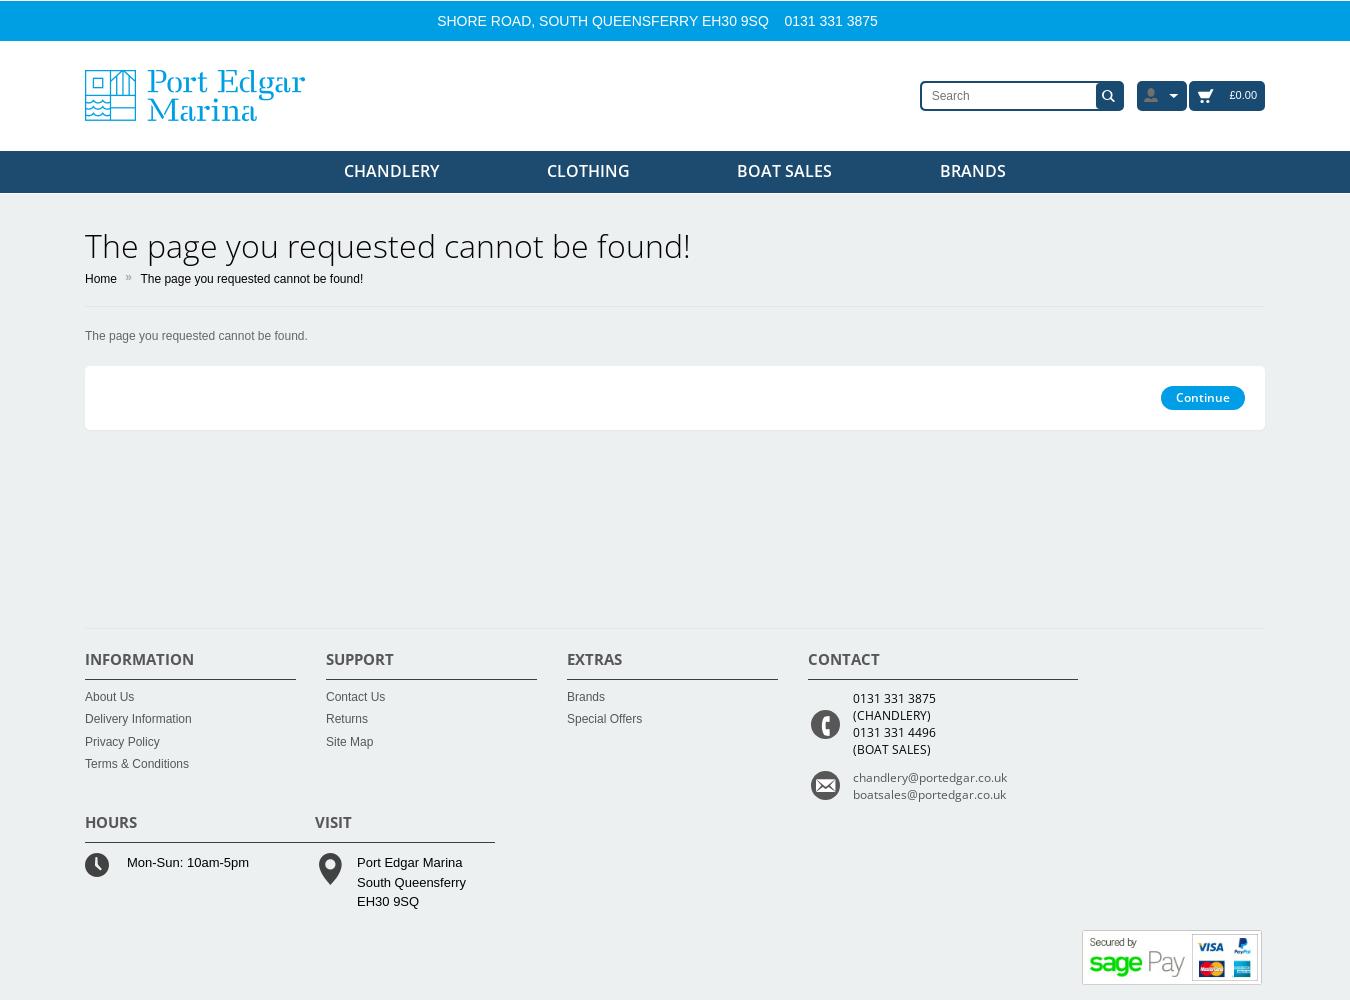  Describe the element at coordinates (346, 718) in the screenshot. I see `'Returns'` at that location.